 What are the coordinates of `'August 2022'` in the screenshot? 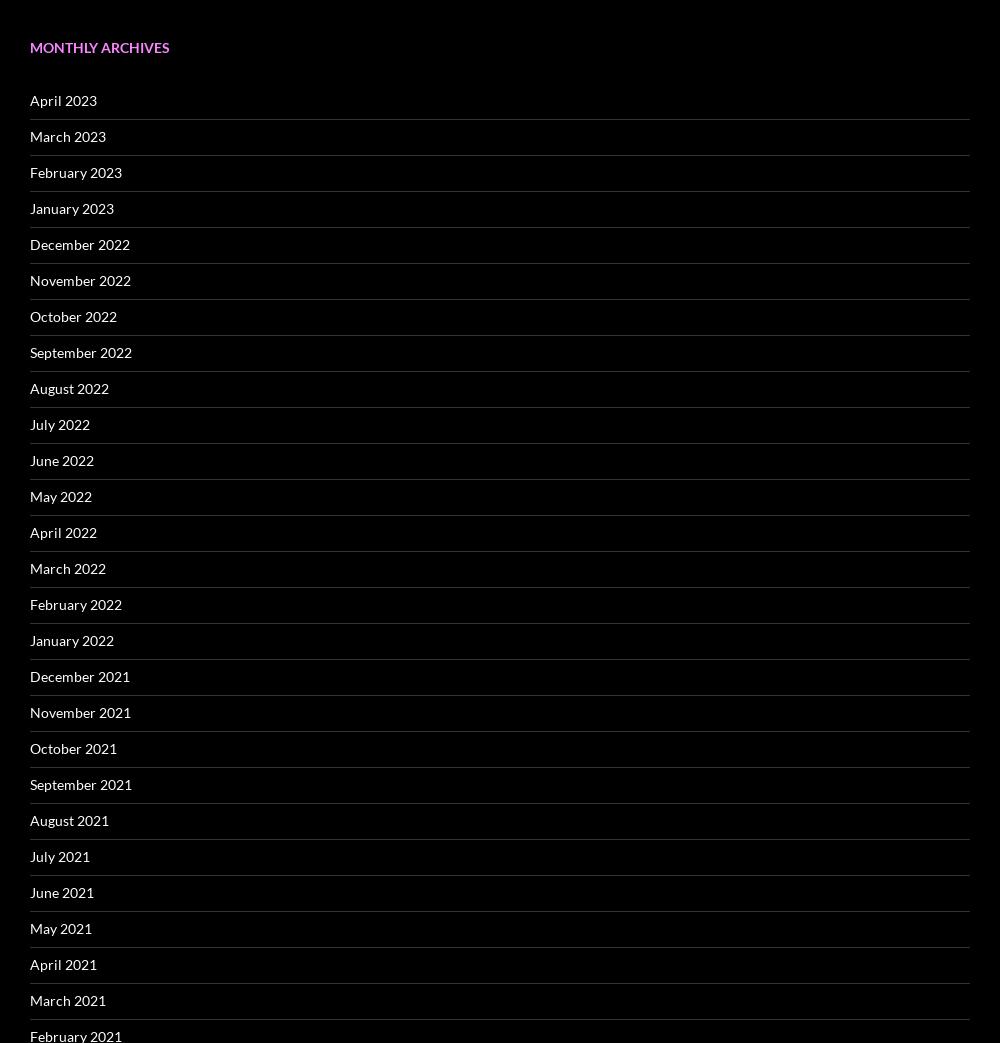 It's located at (68, 388).